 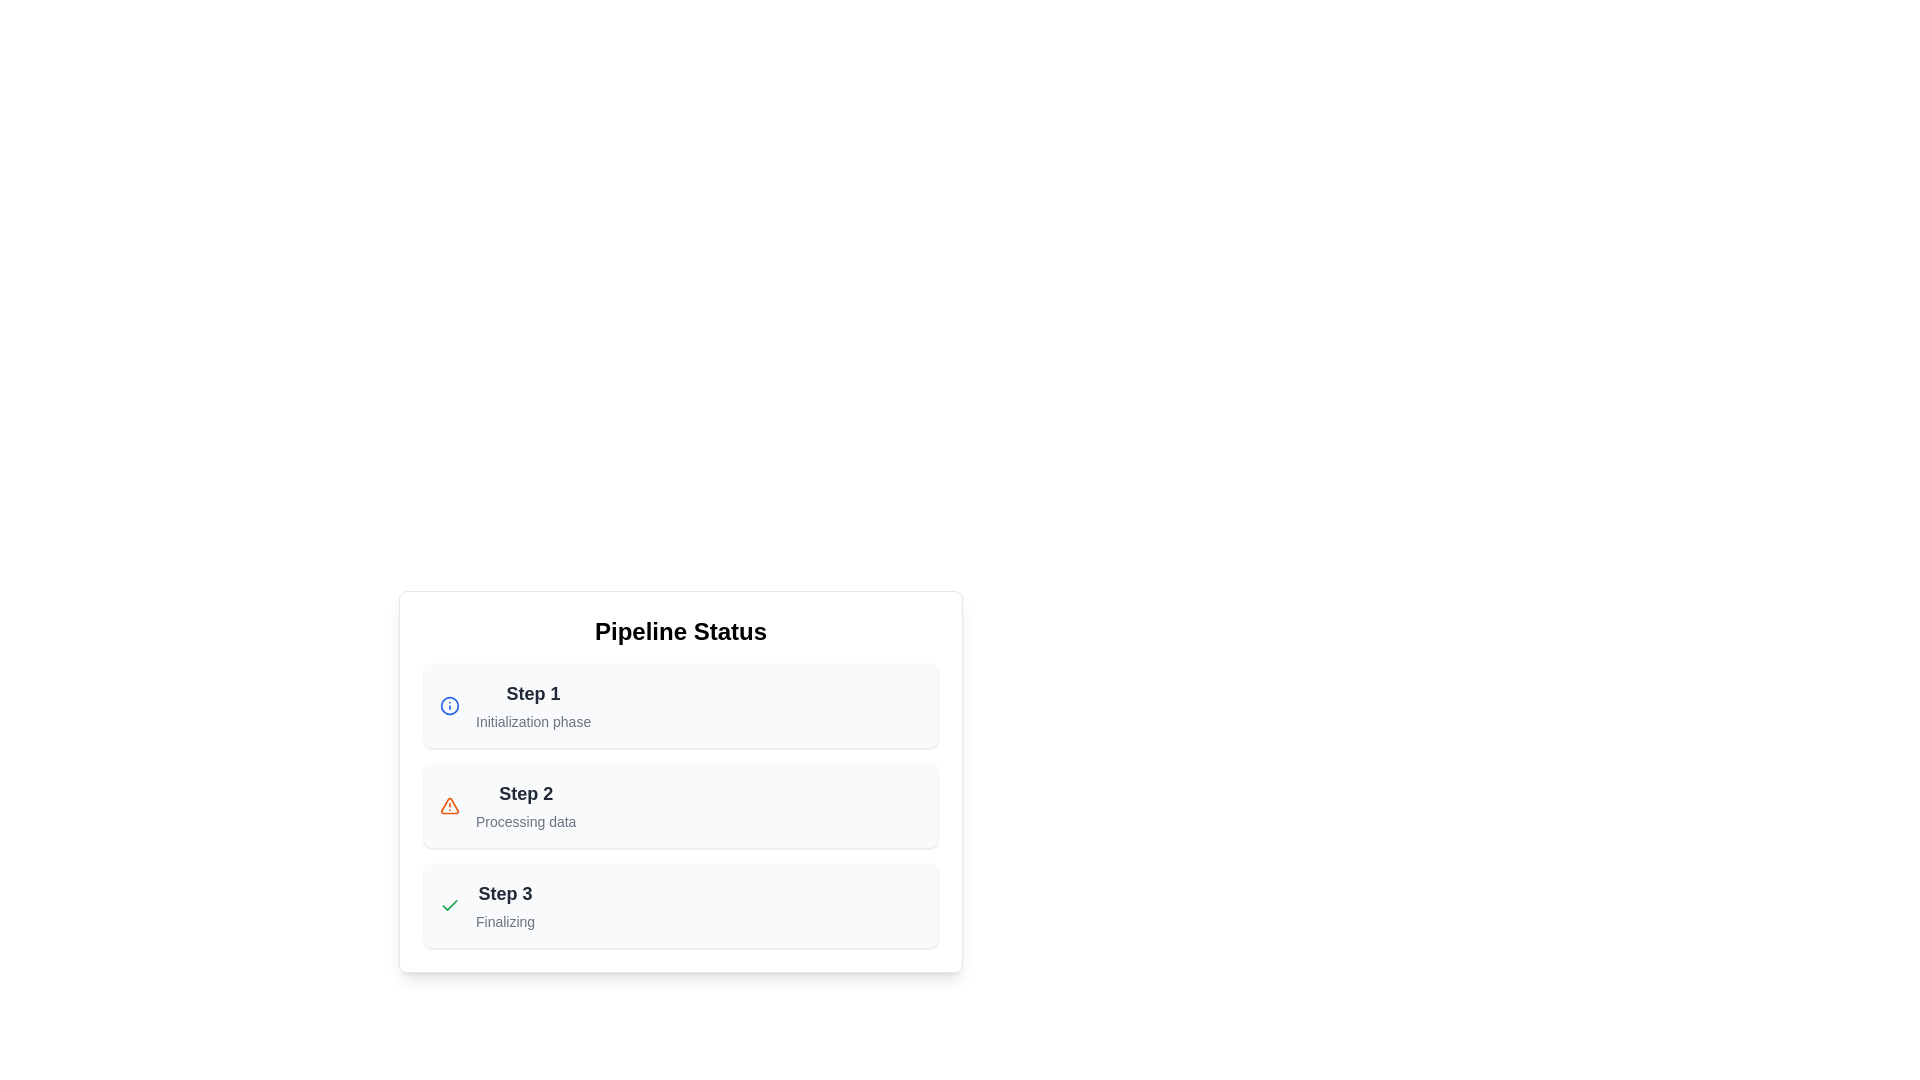 What do you see at coordinates (505, 906) in the screenshot?
I see `the 'Step 3' text label indicating 'Finalizing' in the Pipeline Status section to interpret its meaning` at bounding box center [505, 906].